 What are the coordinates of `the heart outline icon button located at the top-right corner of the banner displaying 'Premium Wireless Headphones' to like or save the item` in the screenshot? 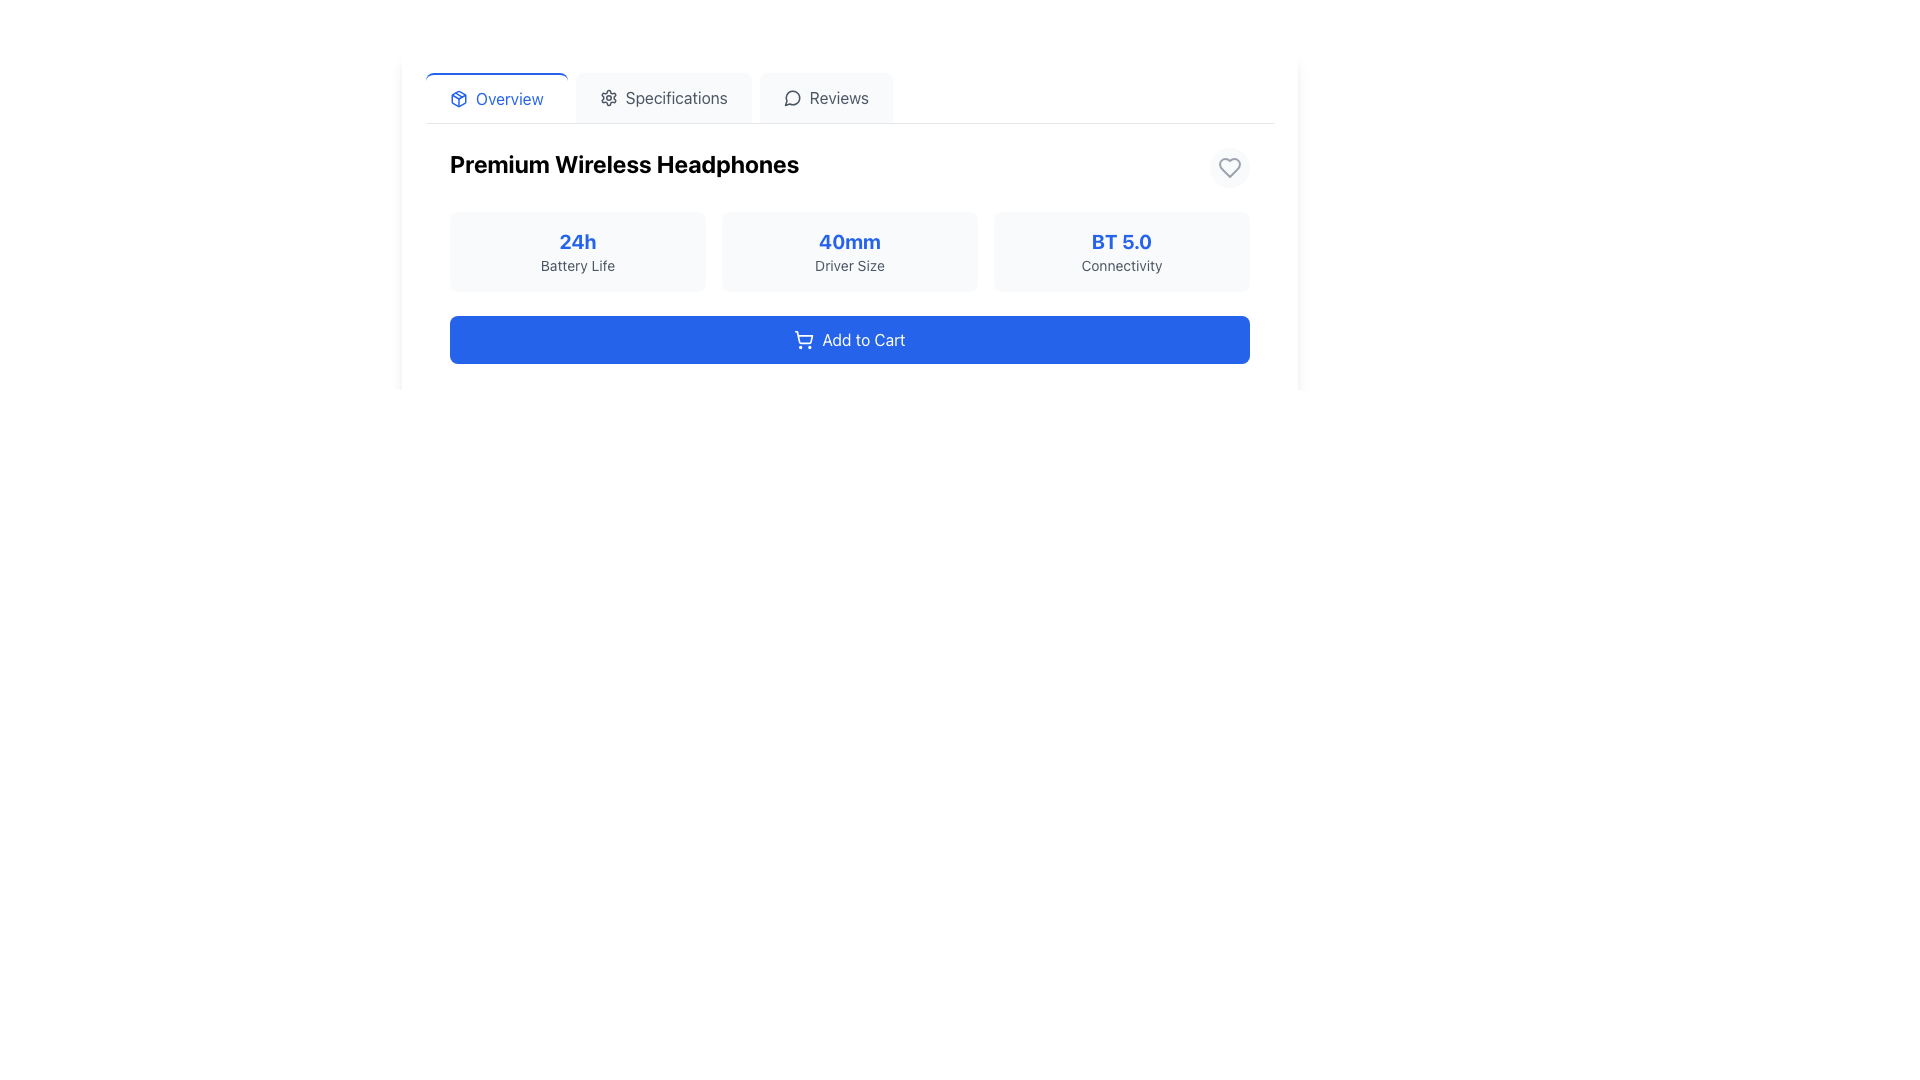 It's located at (1228, 167).